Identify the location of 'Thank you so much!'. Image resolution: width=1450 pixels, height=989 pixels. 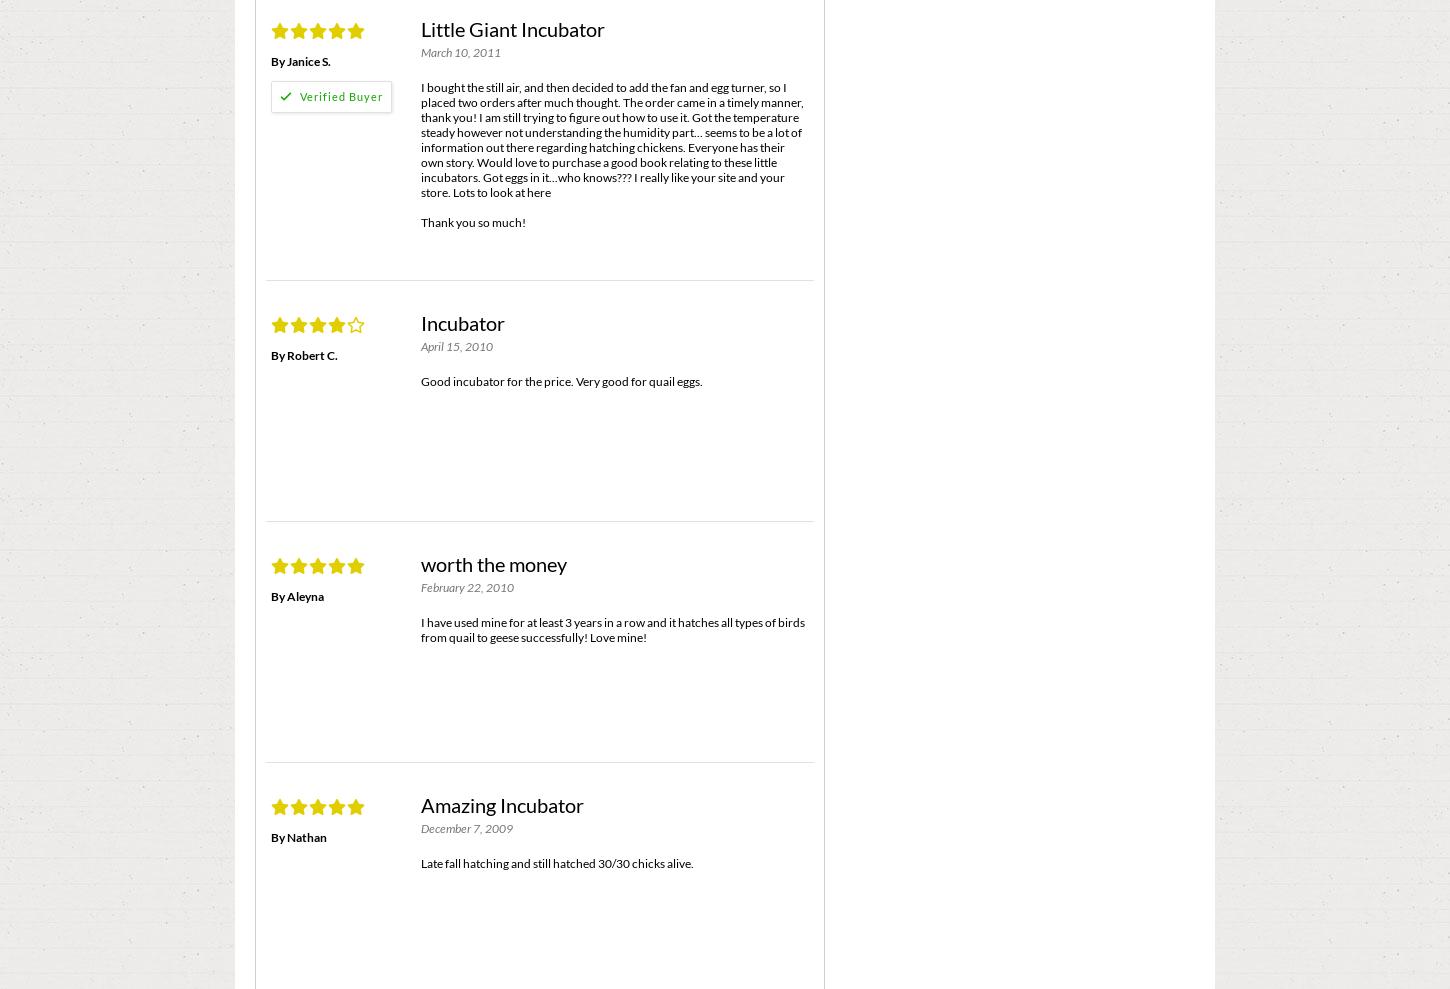
(472, 221).